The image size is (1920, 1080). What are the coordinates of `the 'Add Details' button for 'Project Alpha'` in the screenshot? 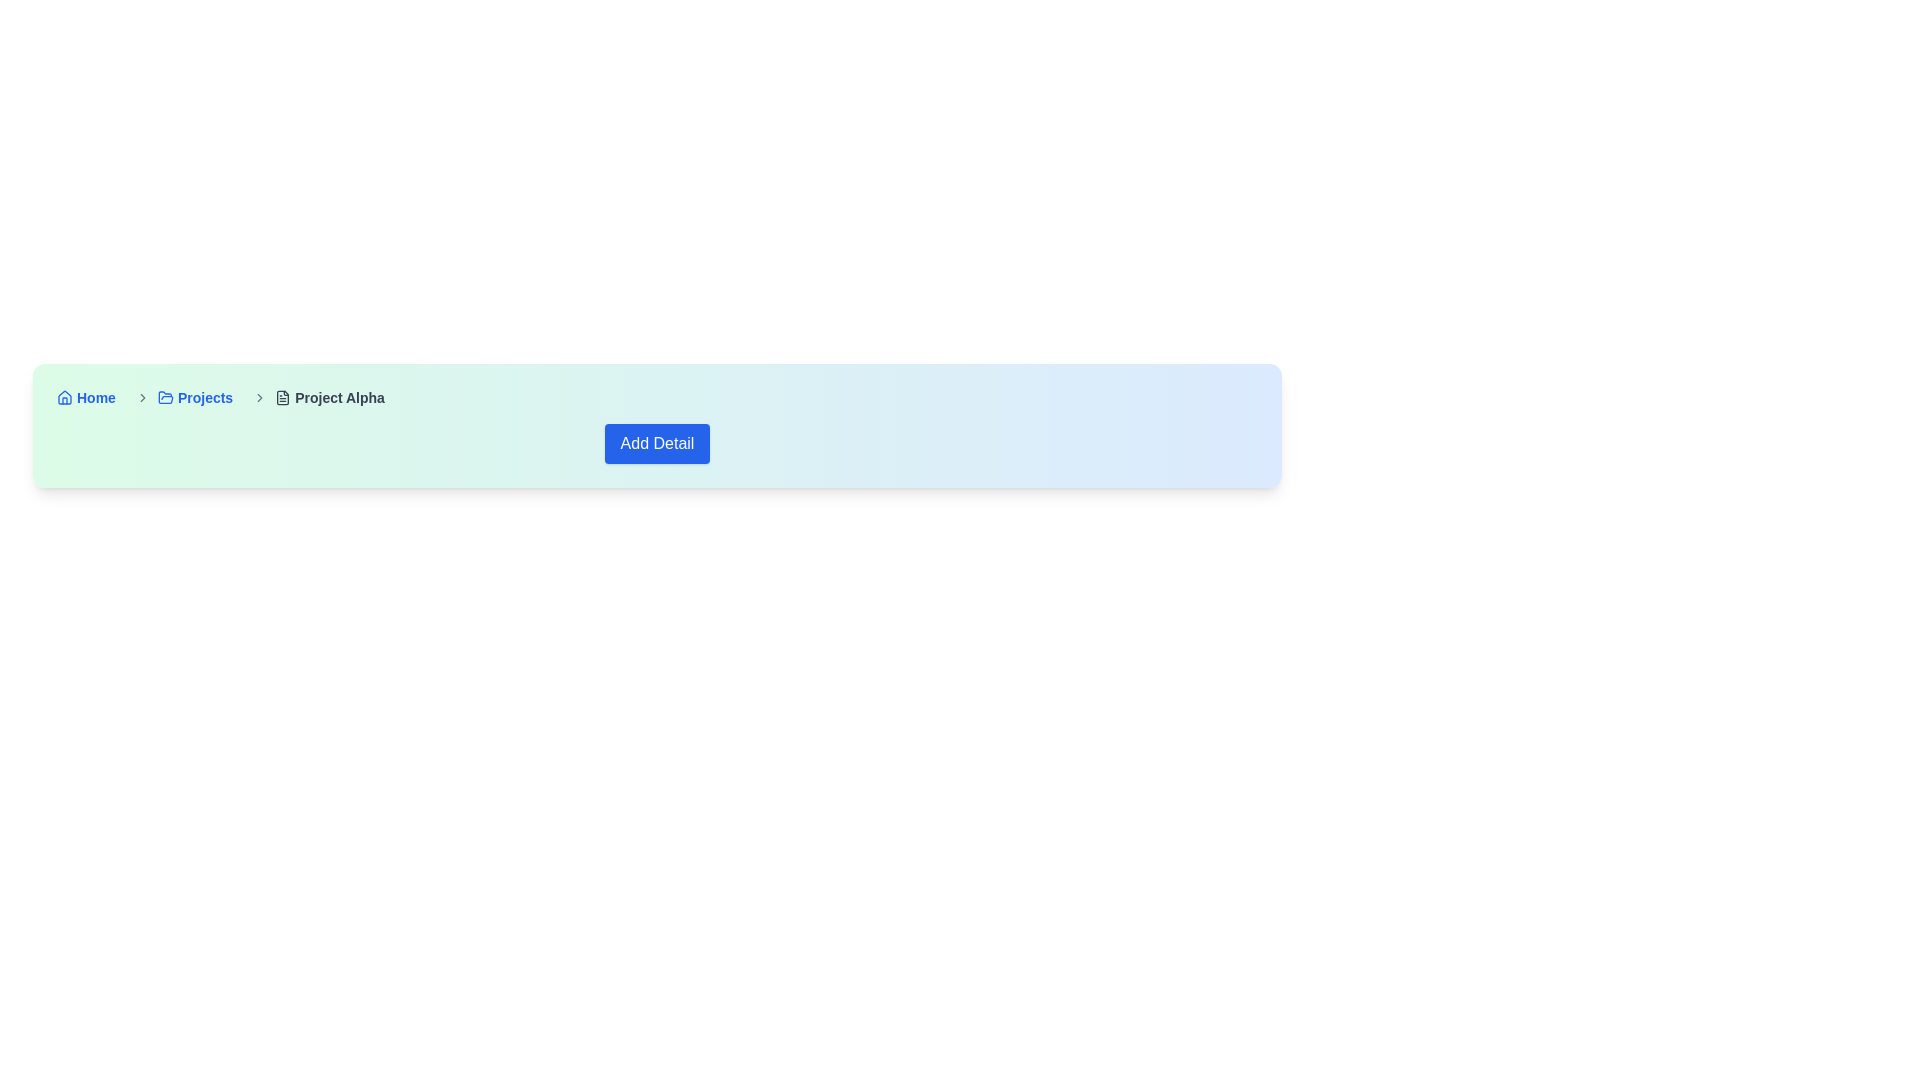 It's located at (657, 442).